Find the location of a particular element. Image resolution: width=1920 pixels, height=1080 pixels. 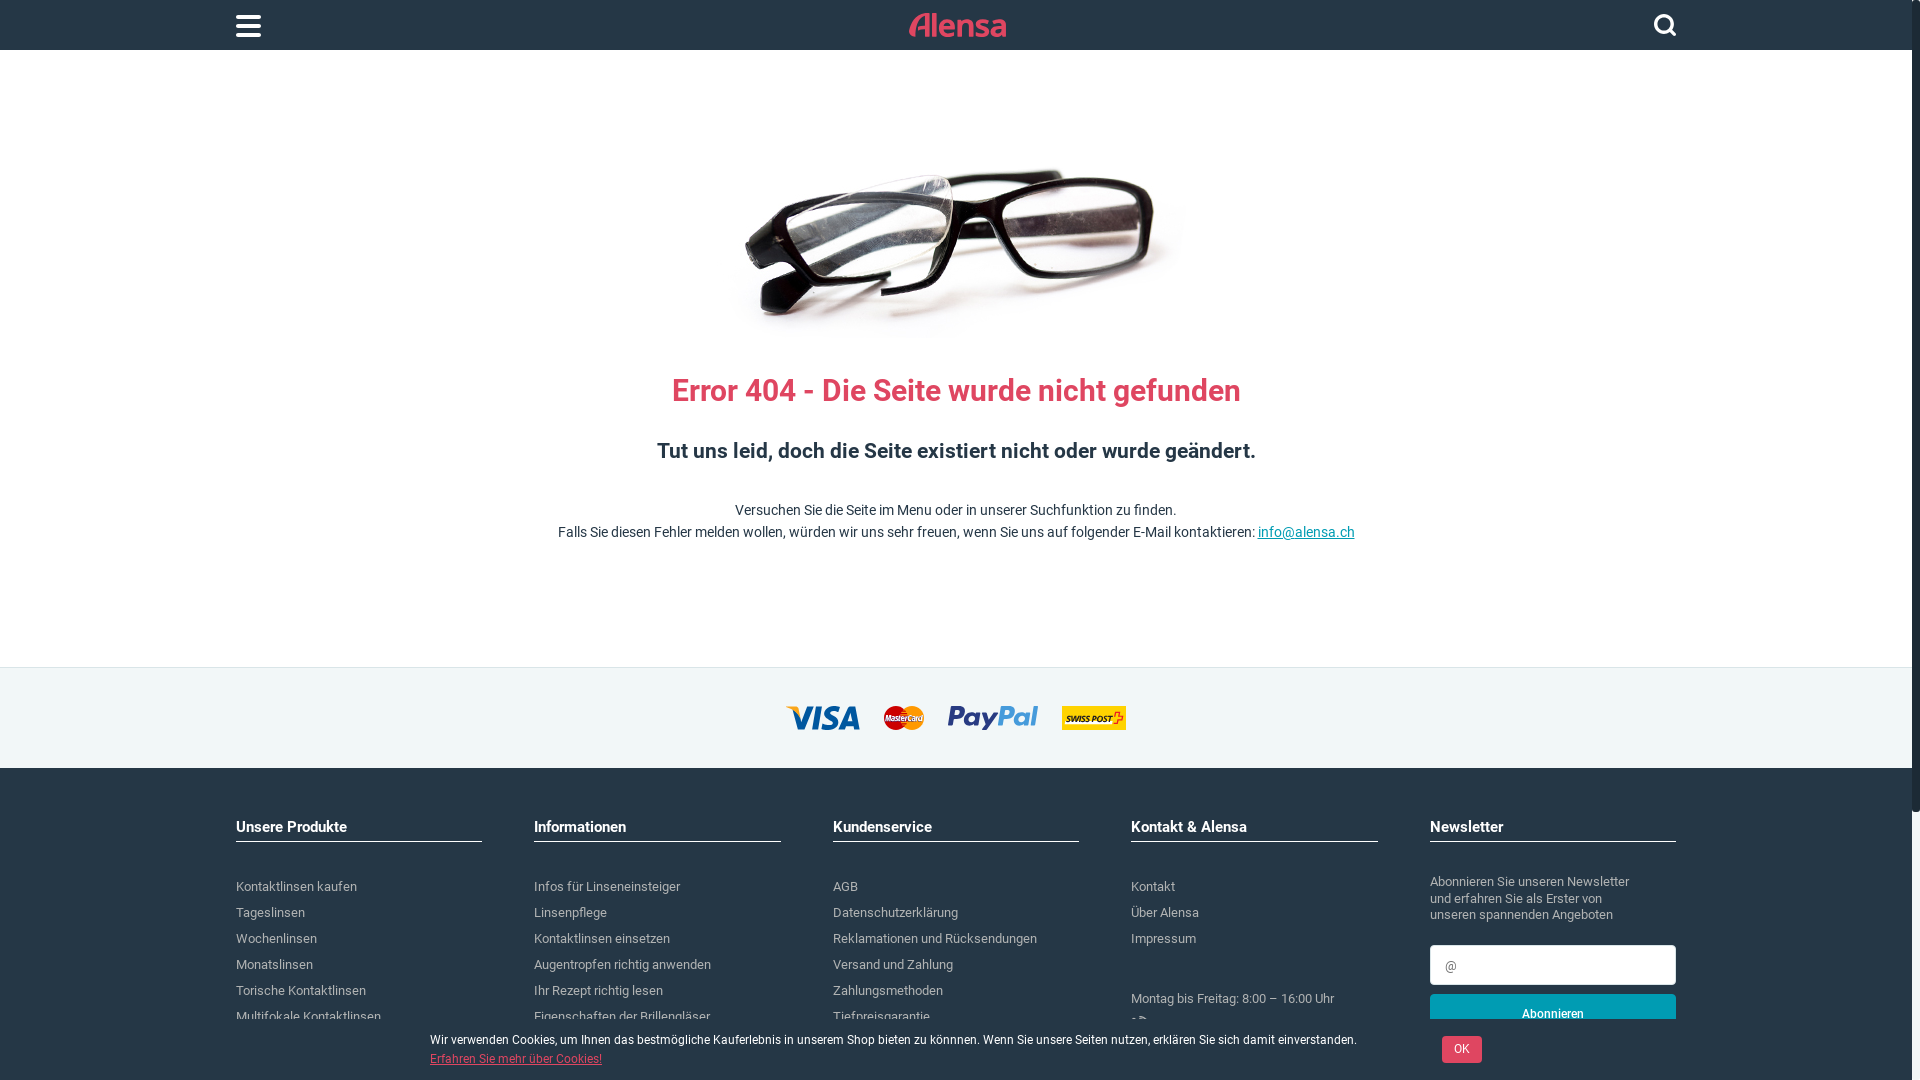

'AGB' is located at coordinates (845, 885).